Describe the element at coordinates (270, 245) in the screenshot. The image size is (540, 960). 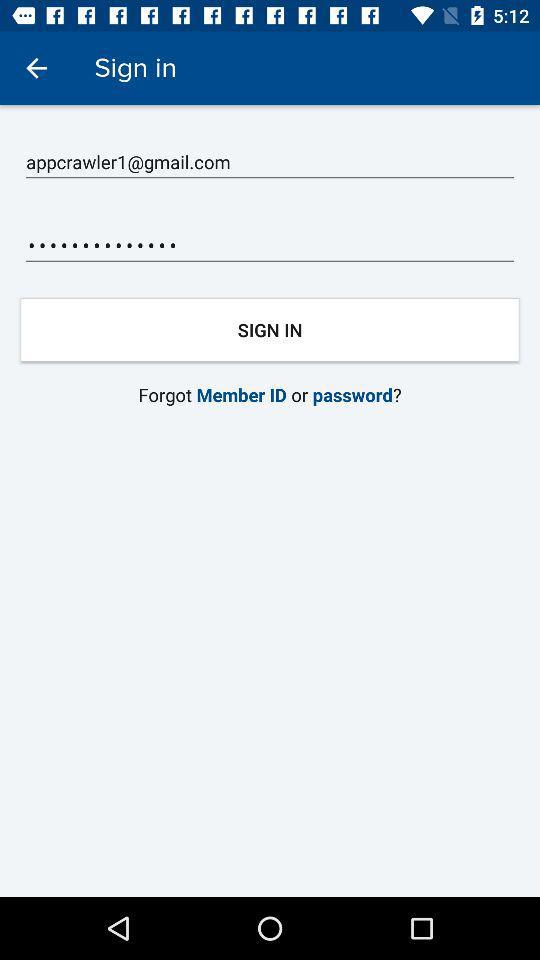
I see `icon above sign in icon` at that location.